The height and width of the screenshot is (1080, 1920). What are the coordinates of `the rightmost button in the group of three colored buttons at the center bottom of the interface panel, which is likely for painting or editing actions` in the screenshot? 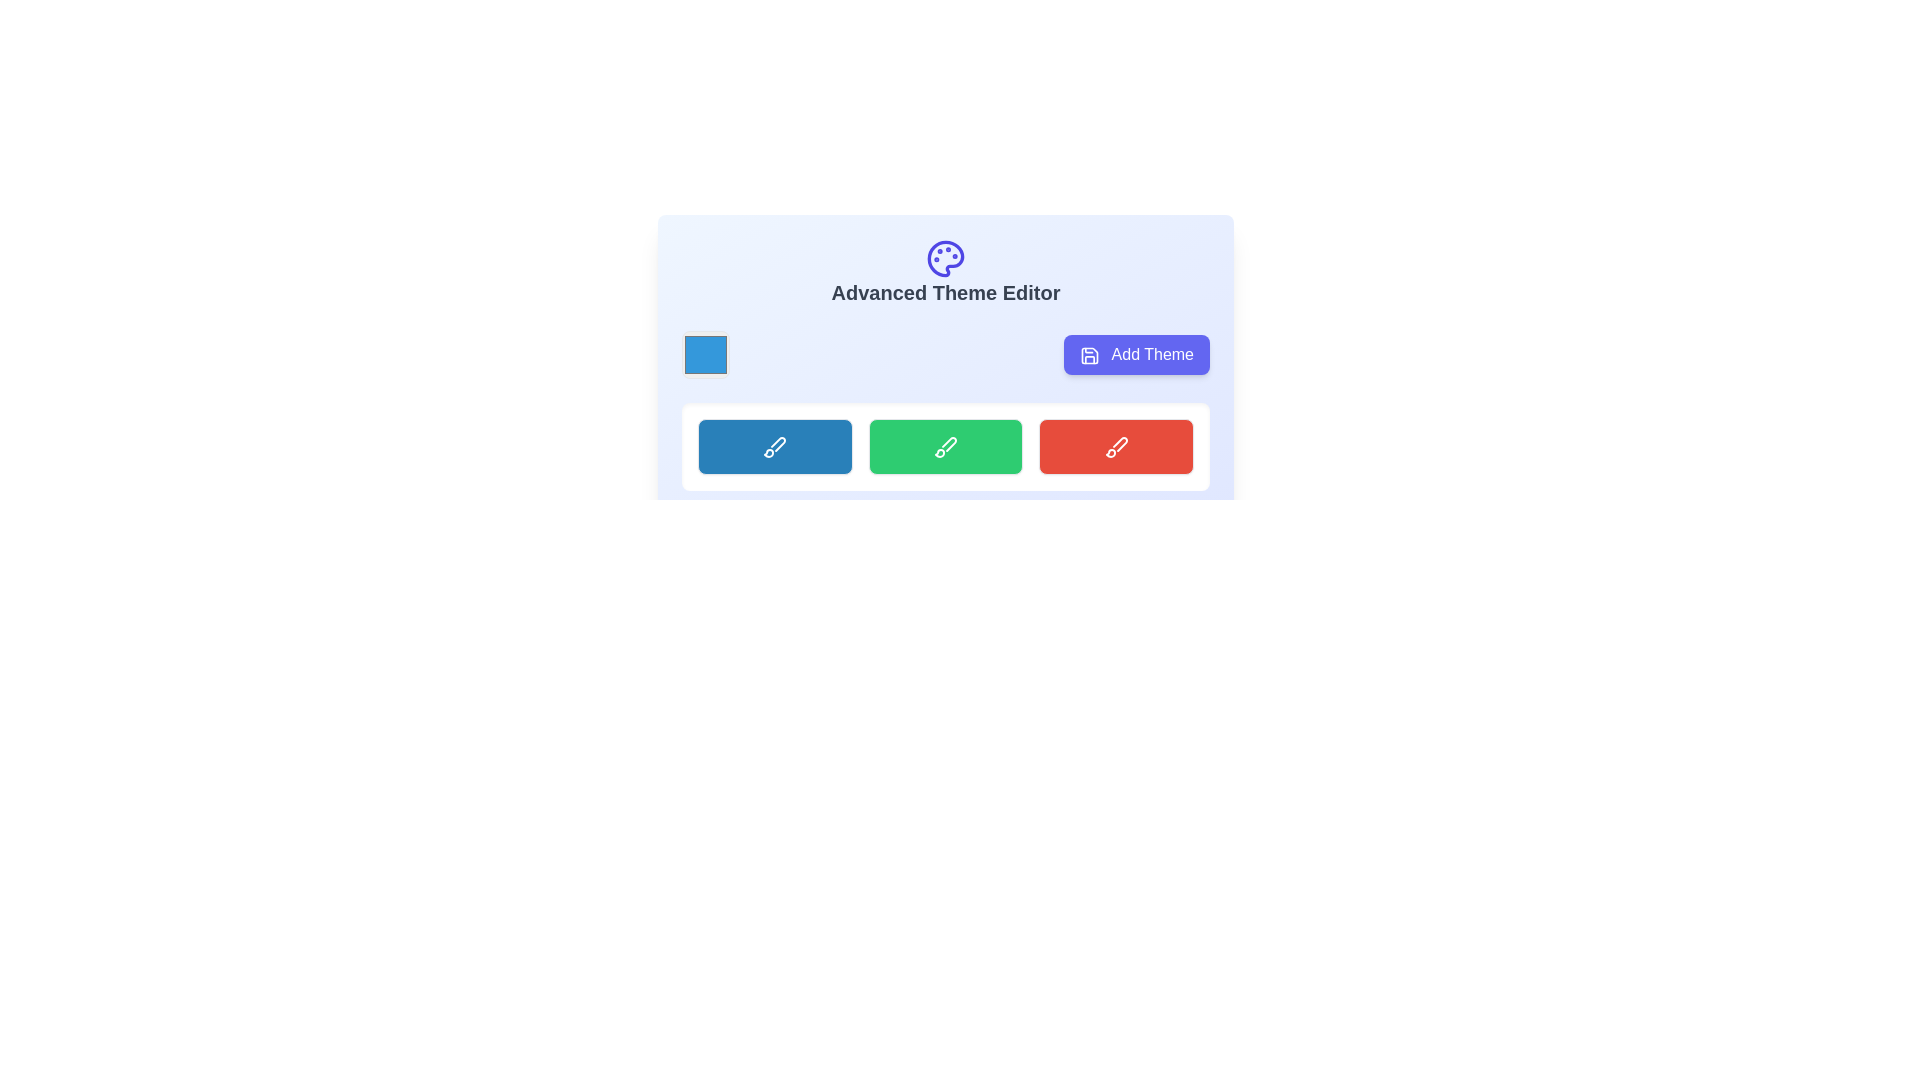 It's located at (1115, 446).